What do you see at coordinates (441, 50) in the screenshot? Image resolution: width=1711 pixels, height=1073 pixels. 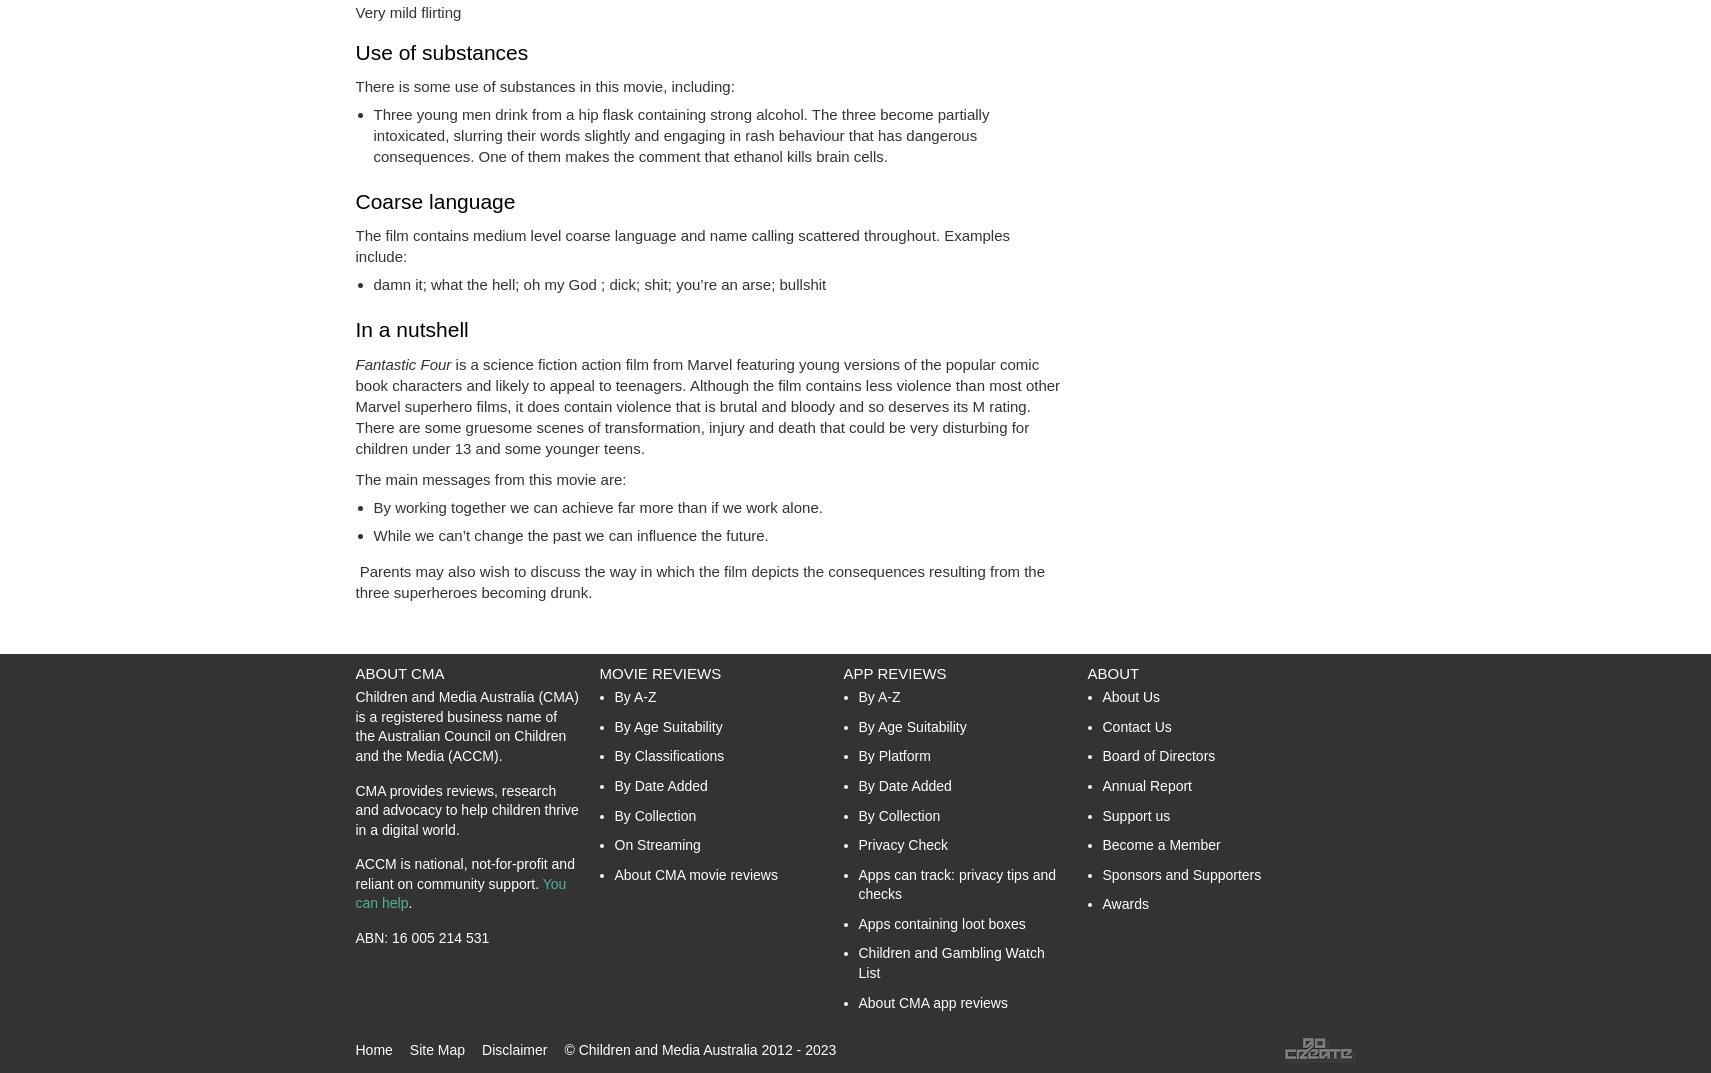 I see `'Use of substances'` at bounding box center [441, 50].